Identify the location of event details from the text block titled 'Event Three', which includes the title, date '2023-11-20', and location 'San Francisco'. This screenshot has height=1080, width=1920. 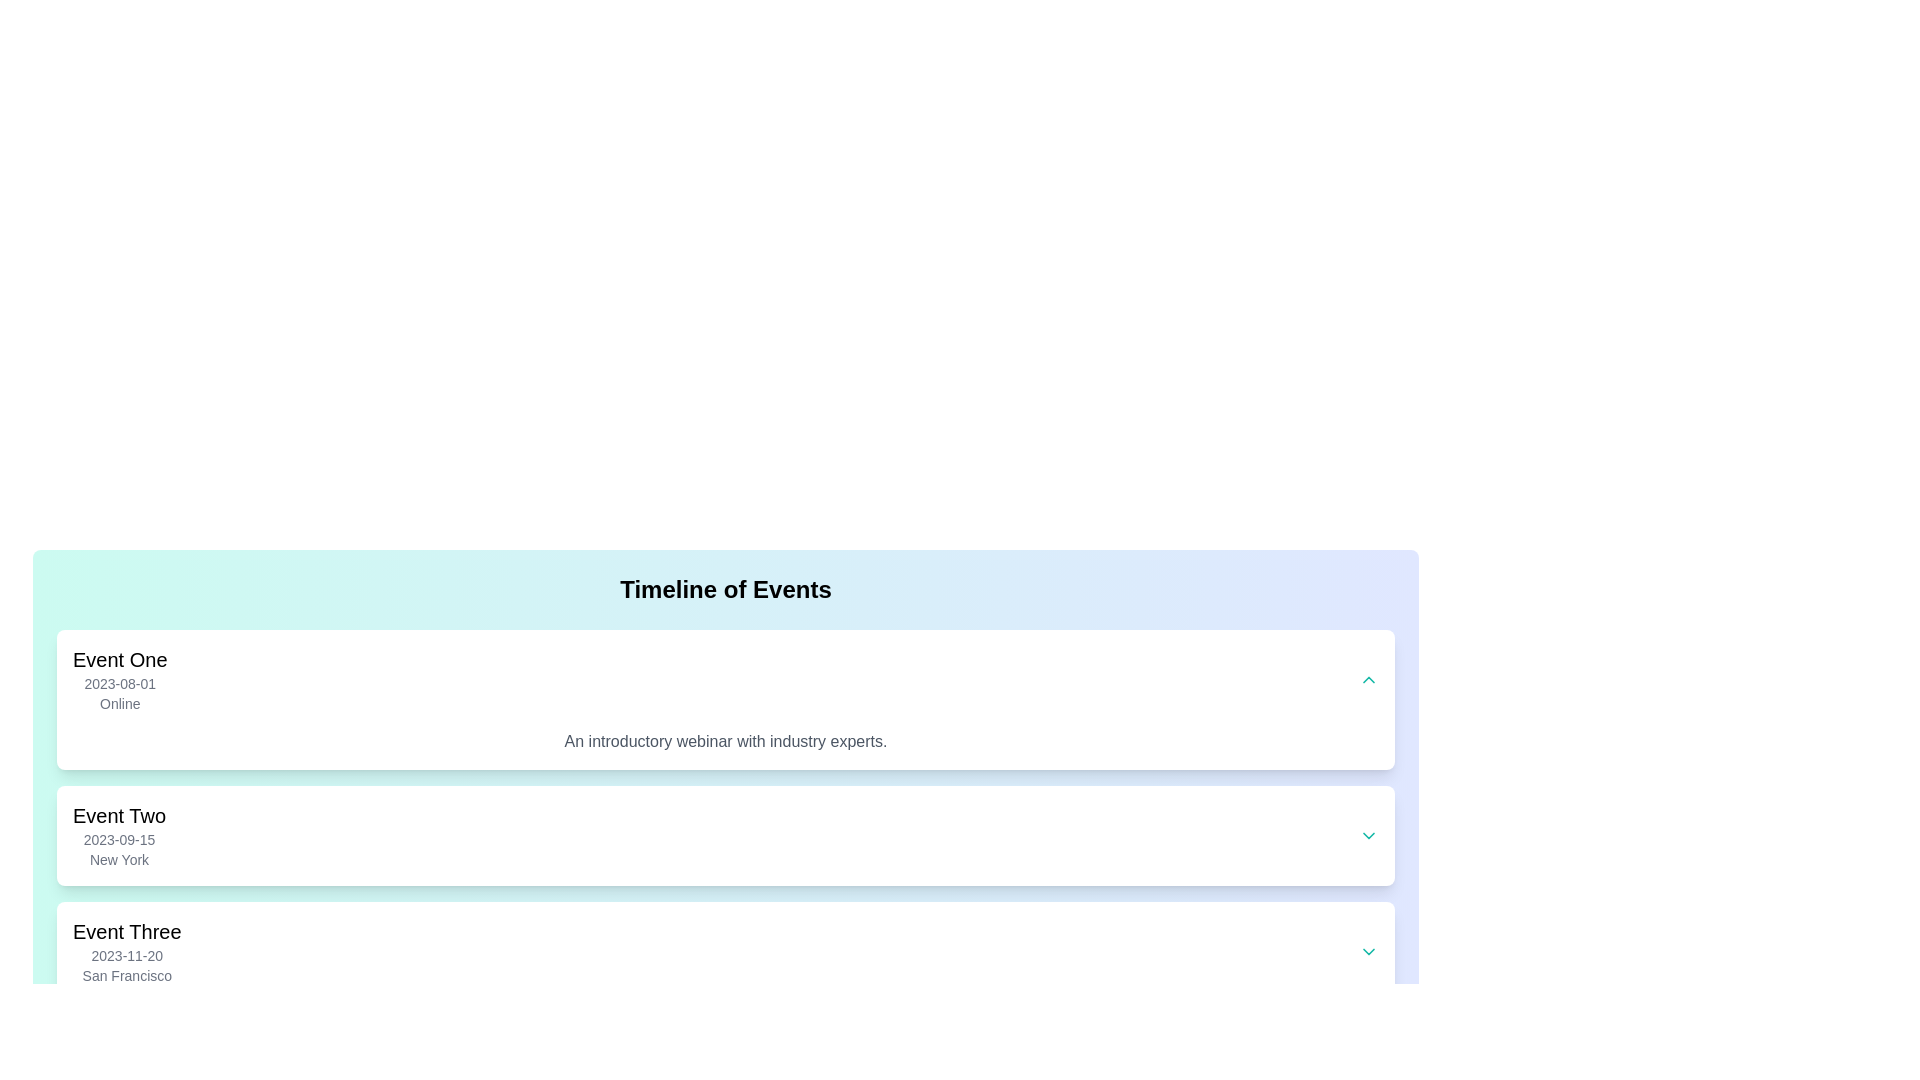
(126, 951).